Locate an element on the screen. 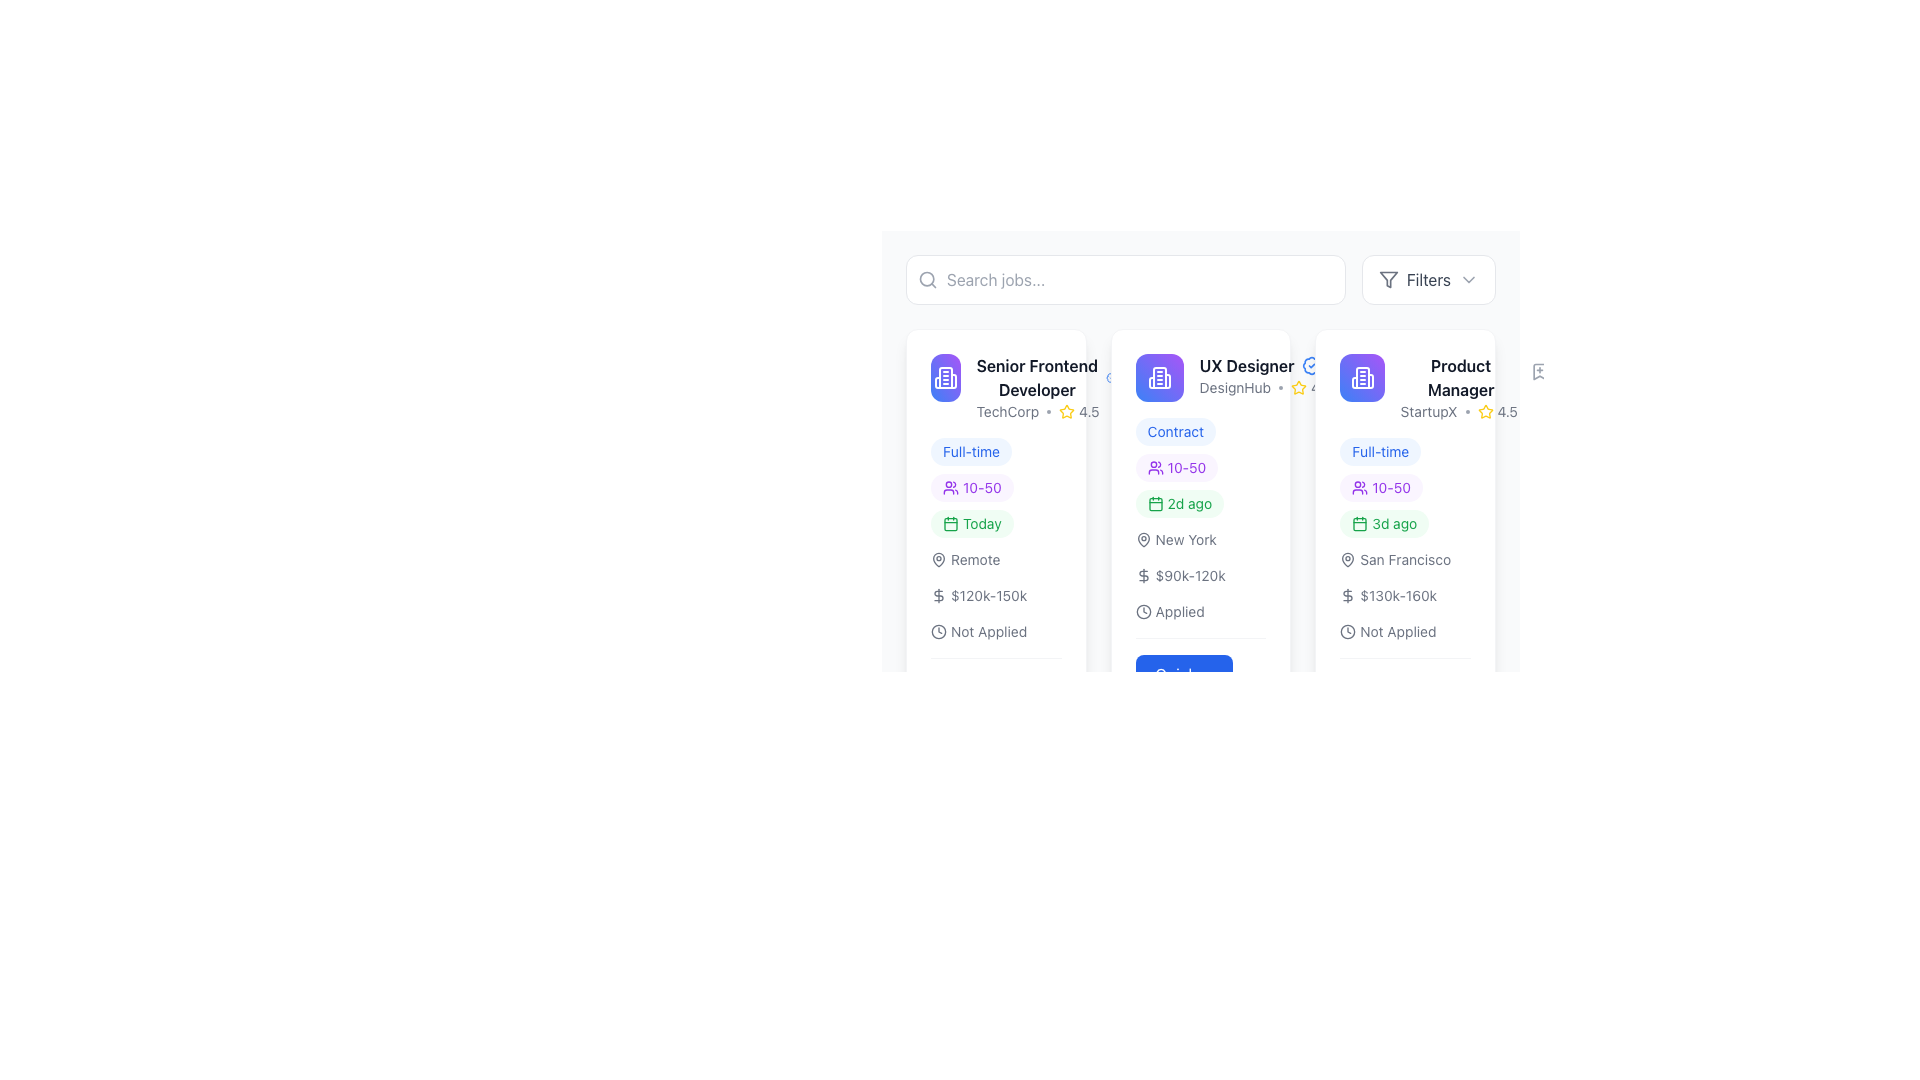  the small purple icon resembling two user silhouettes, which is located next to the '10-50' text in the second card of the job postings list is located at coordinates (949, 488).